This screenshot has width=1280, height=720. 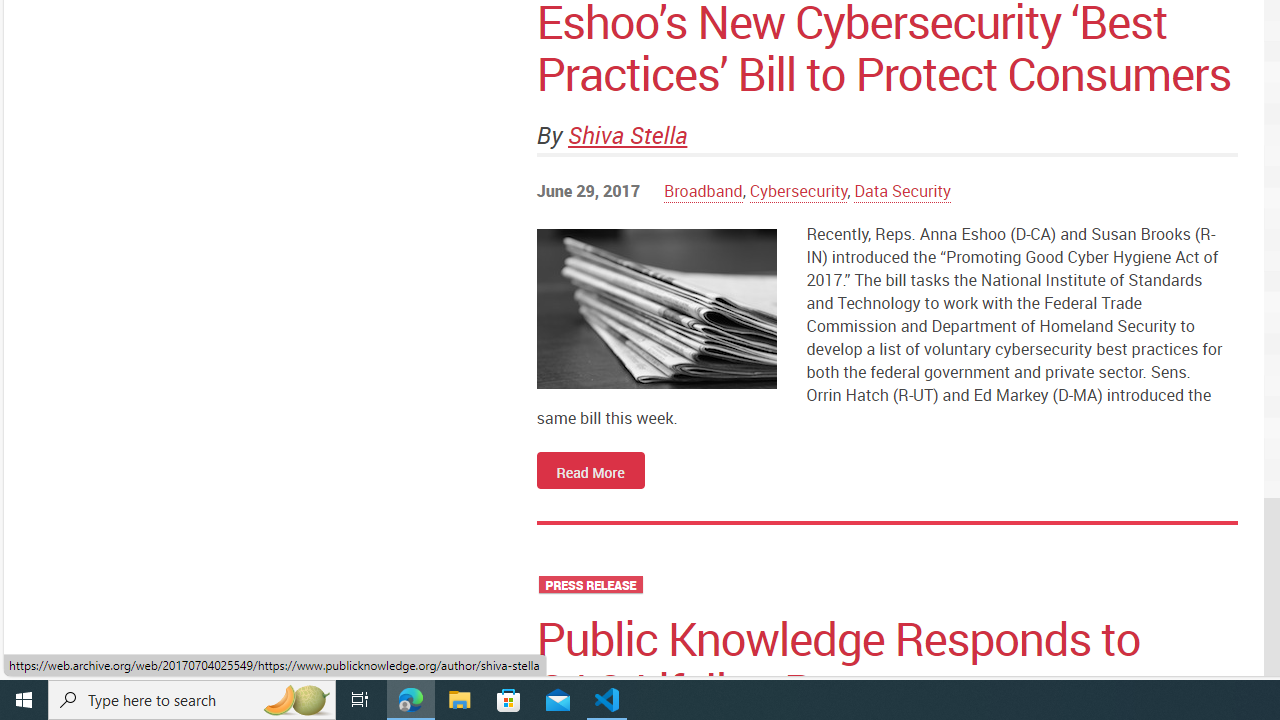 I want to click on 'Broadband', so click(x=703, y=191).